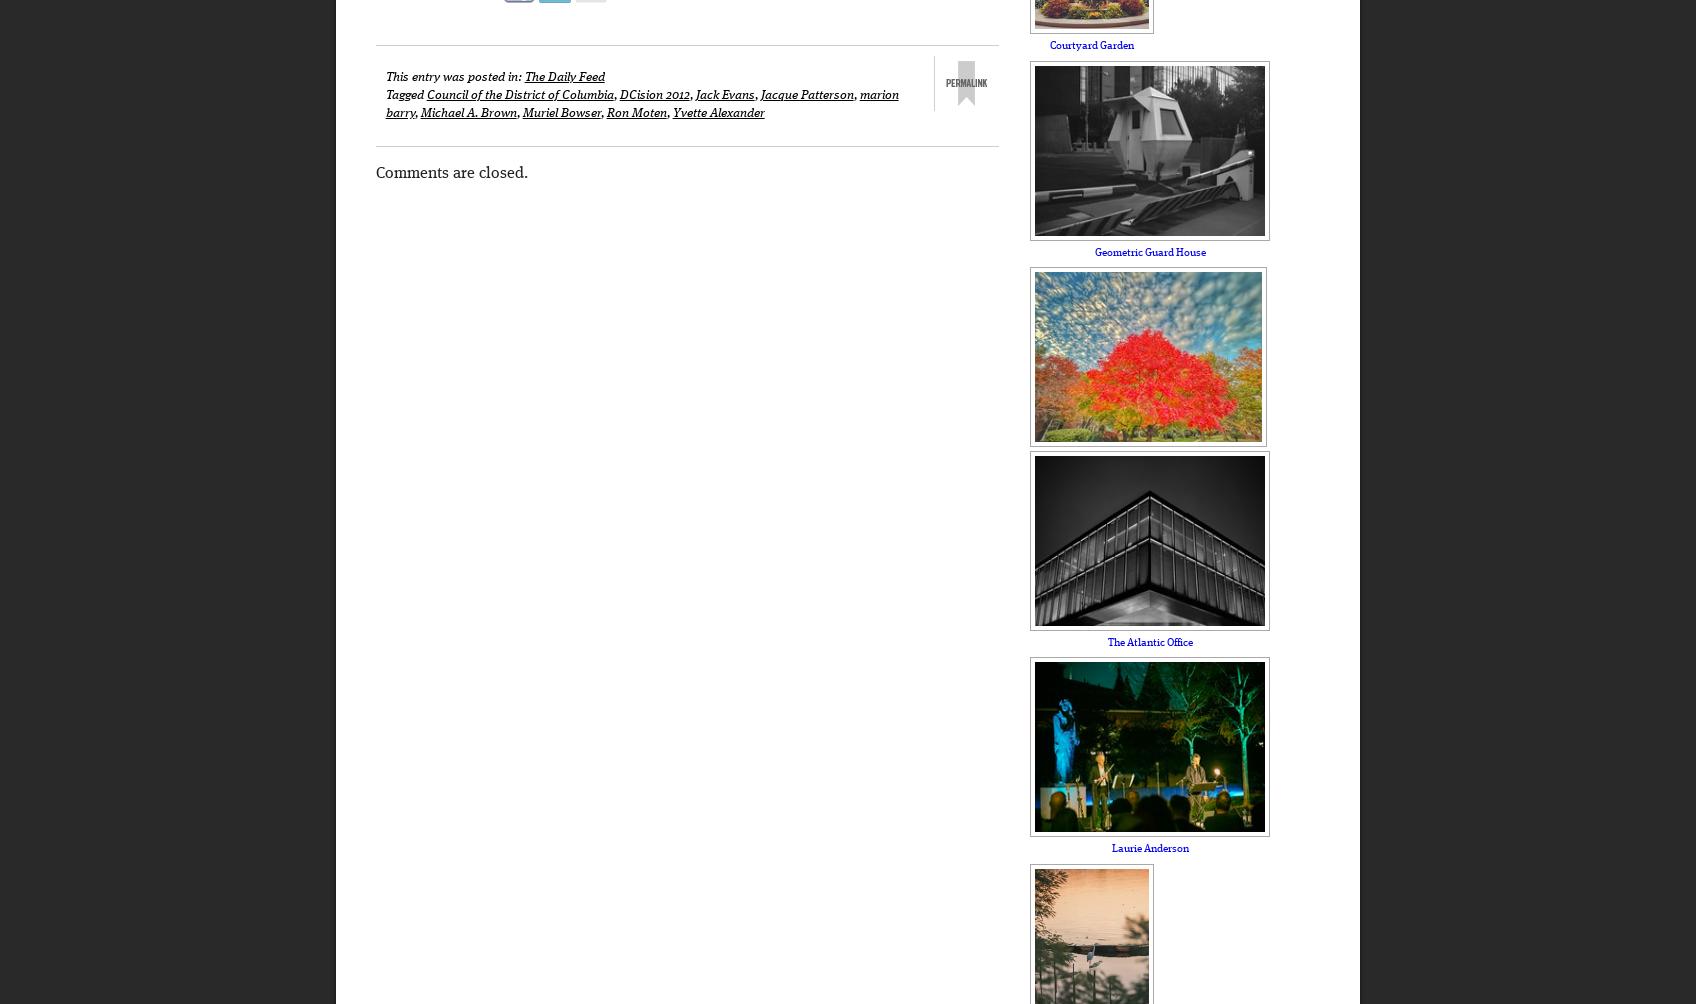 The width and height of the screenshot is (1696, 1004). Describe the element at coordinates (759, 94) in the screenshot. I see `'Jacque Patterson'` at that location.